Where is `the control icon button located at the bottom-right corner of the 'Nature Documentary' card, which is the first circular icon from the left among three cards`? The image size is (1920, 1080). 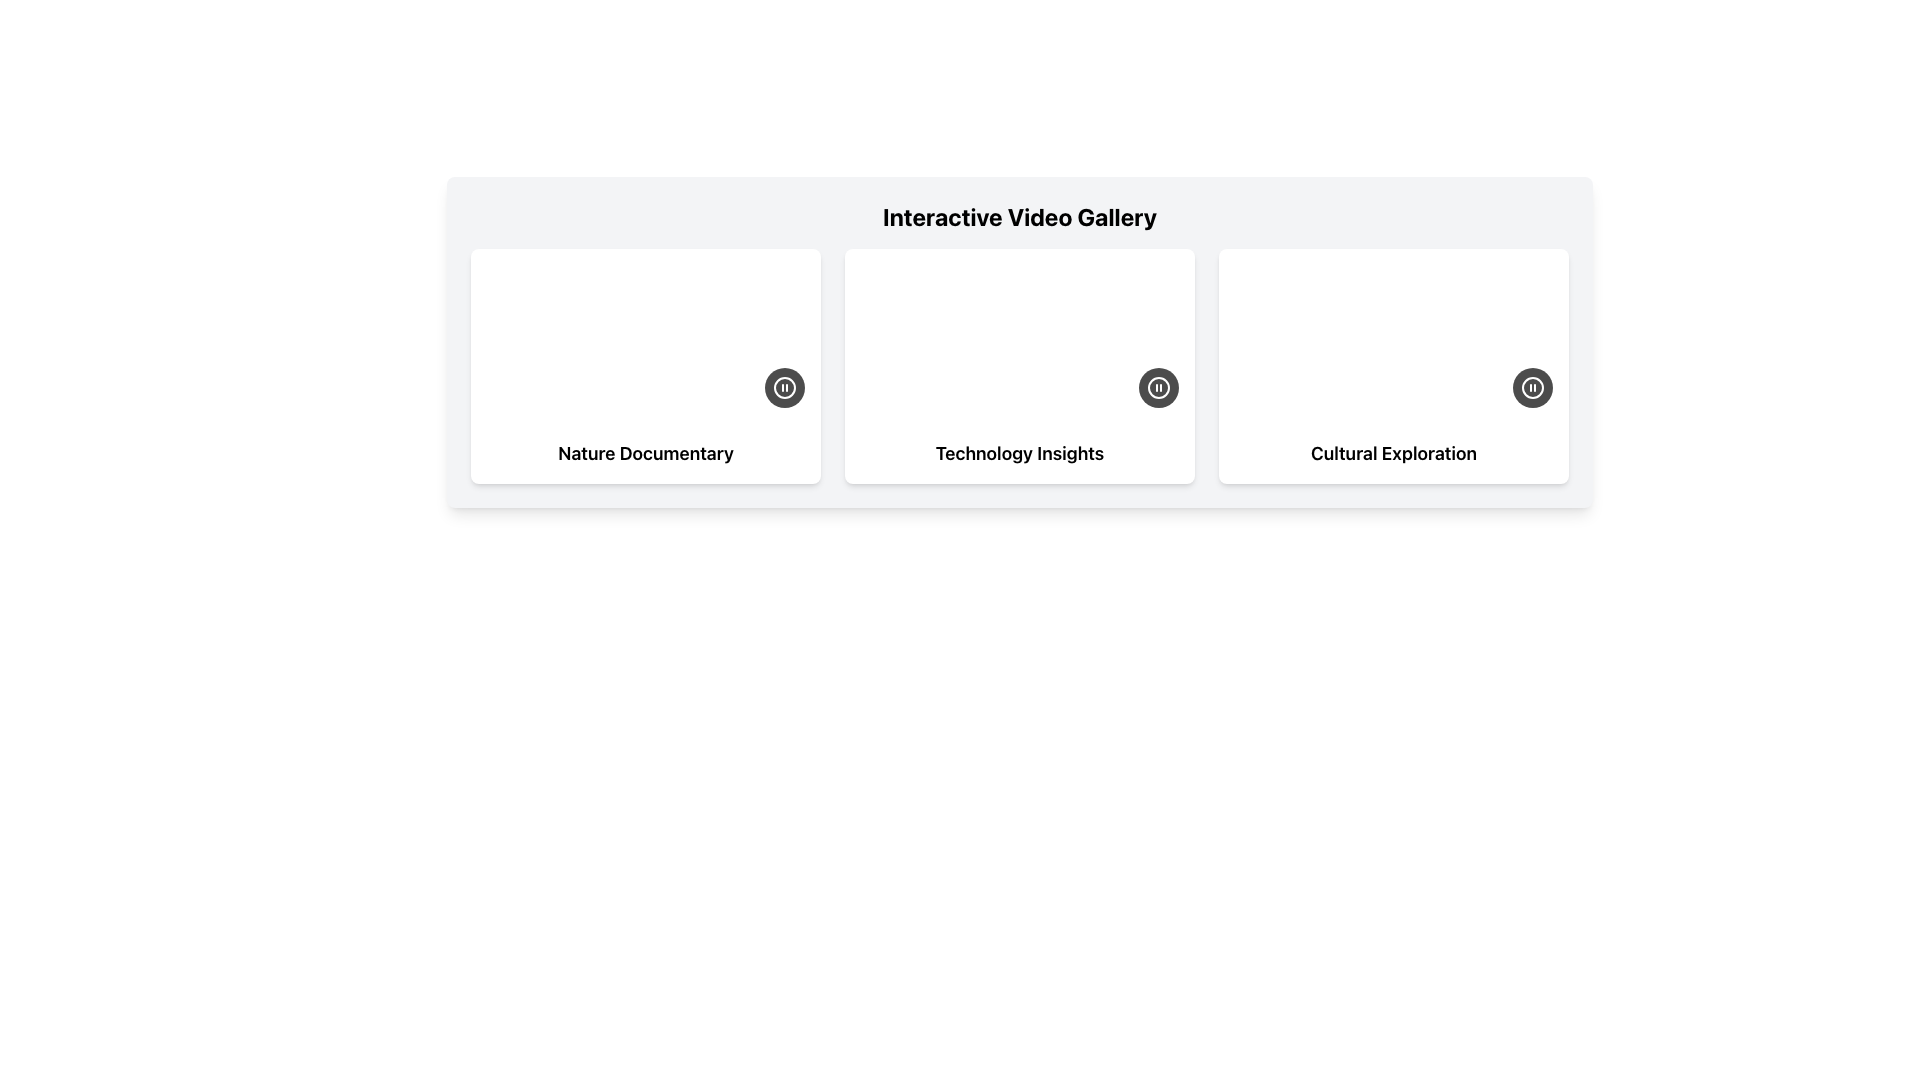 the control icon button located at the bottom-right corner of the 'Nature Documentary' card, which is the first circular icon from the left among three cards is located at coordinates (784, 388).